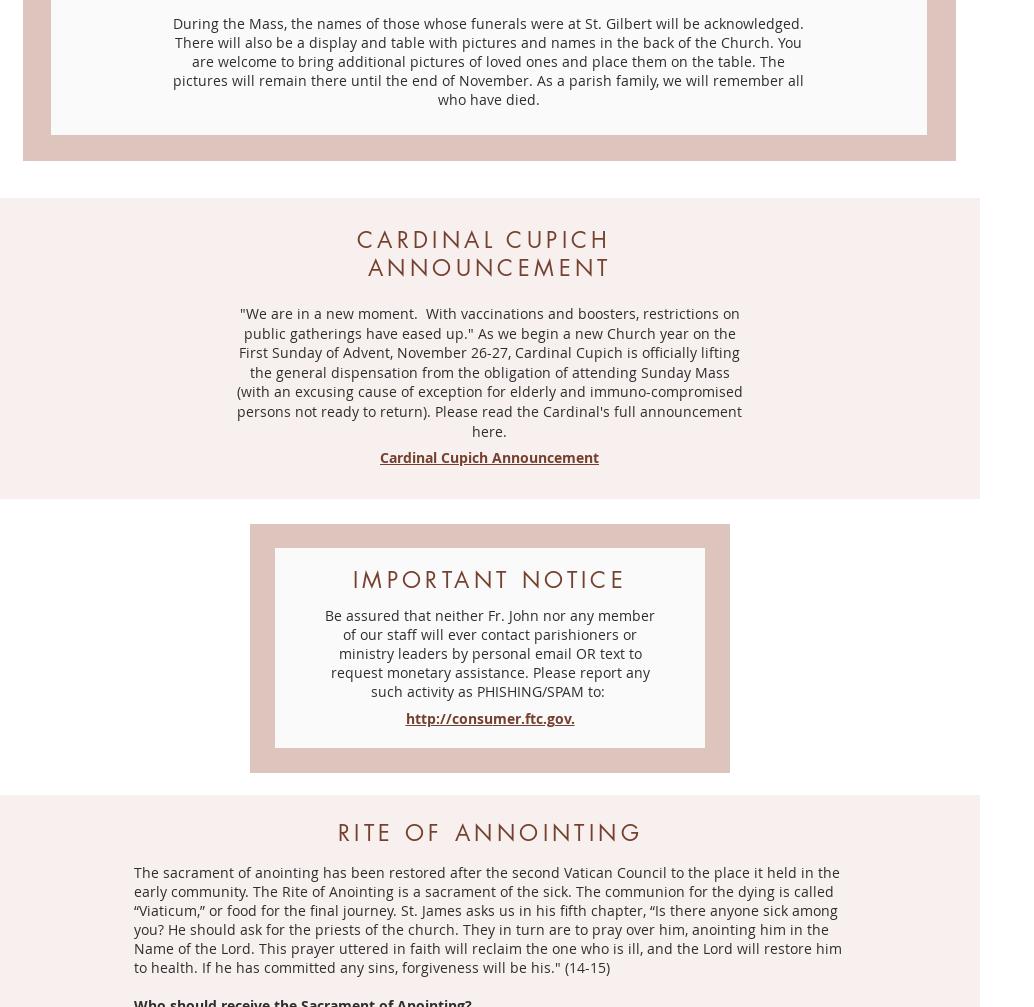 This screenshot has width=1034, height=1007. I want to click on 'Cardinal Cupich Announcement', so click(378, 457).